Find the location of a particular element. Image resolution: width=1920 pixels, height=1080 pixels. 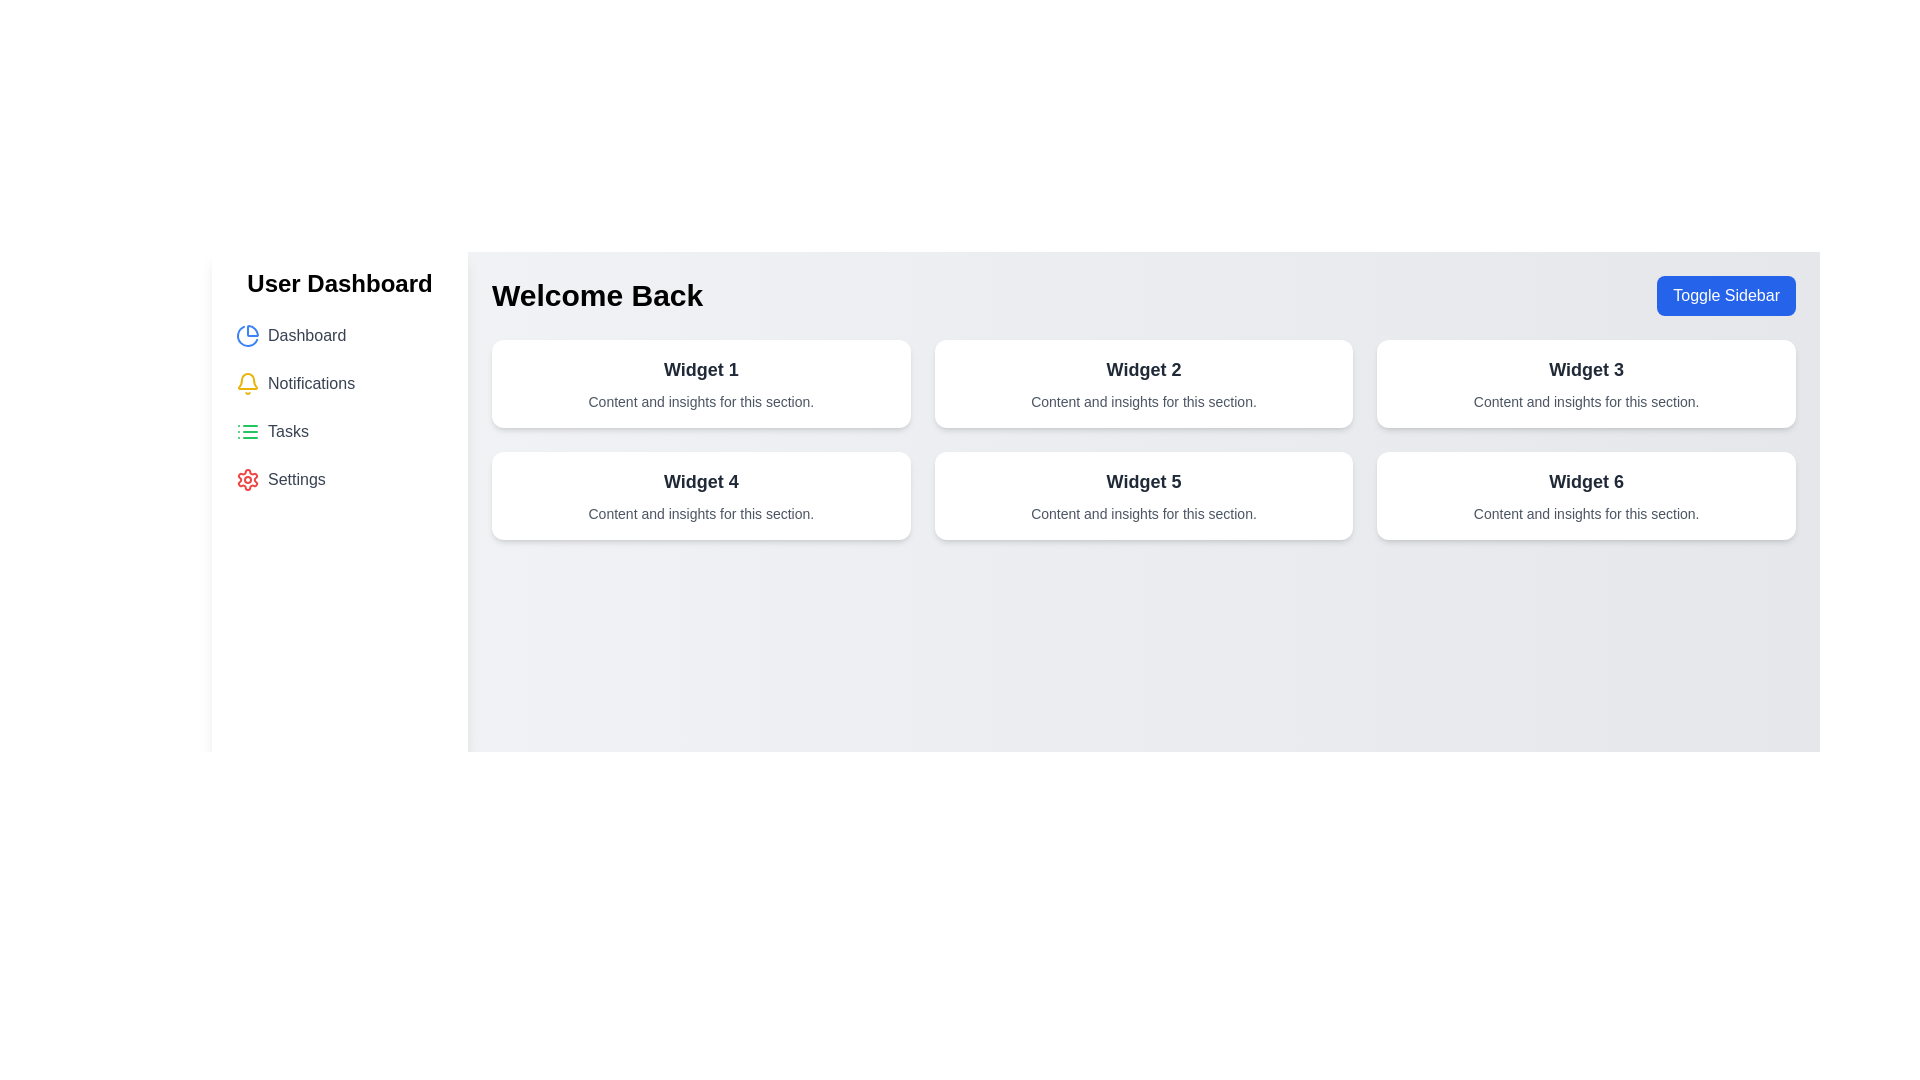

the bold text label displaying 'Widget 5' in a large dark gray font on a white background, located in the second box of the bottom row of the grid layout is located at coordinates (1143, 482).